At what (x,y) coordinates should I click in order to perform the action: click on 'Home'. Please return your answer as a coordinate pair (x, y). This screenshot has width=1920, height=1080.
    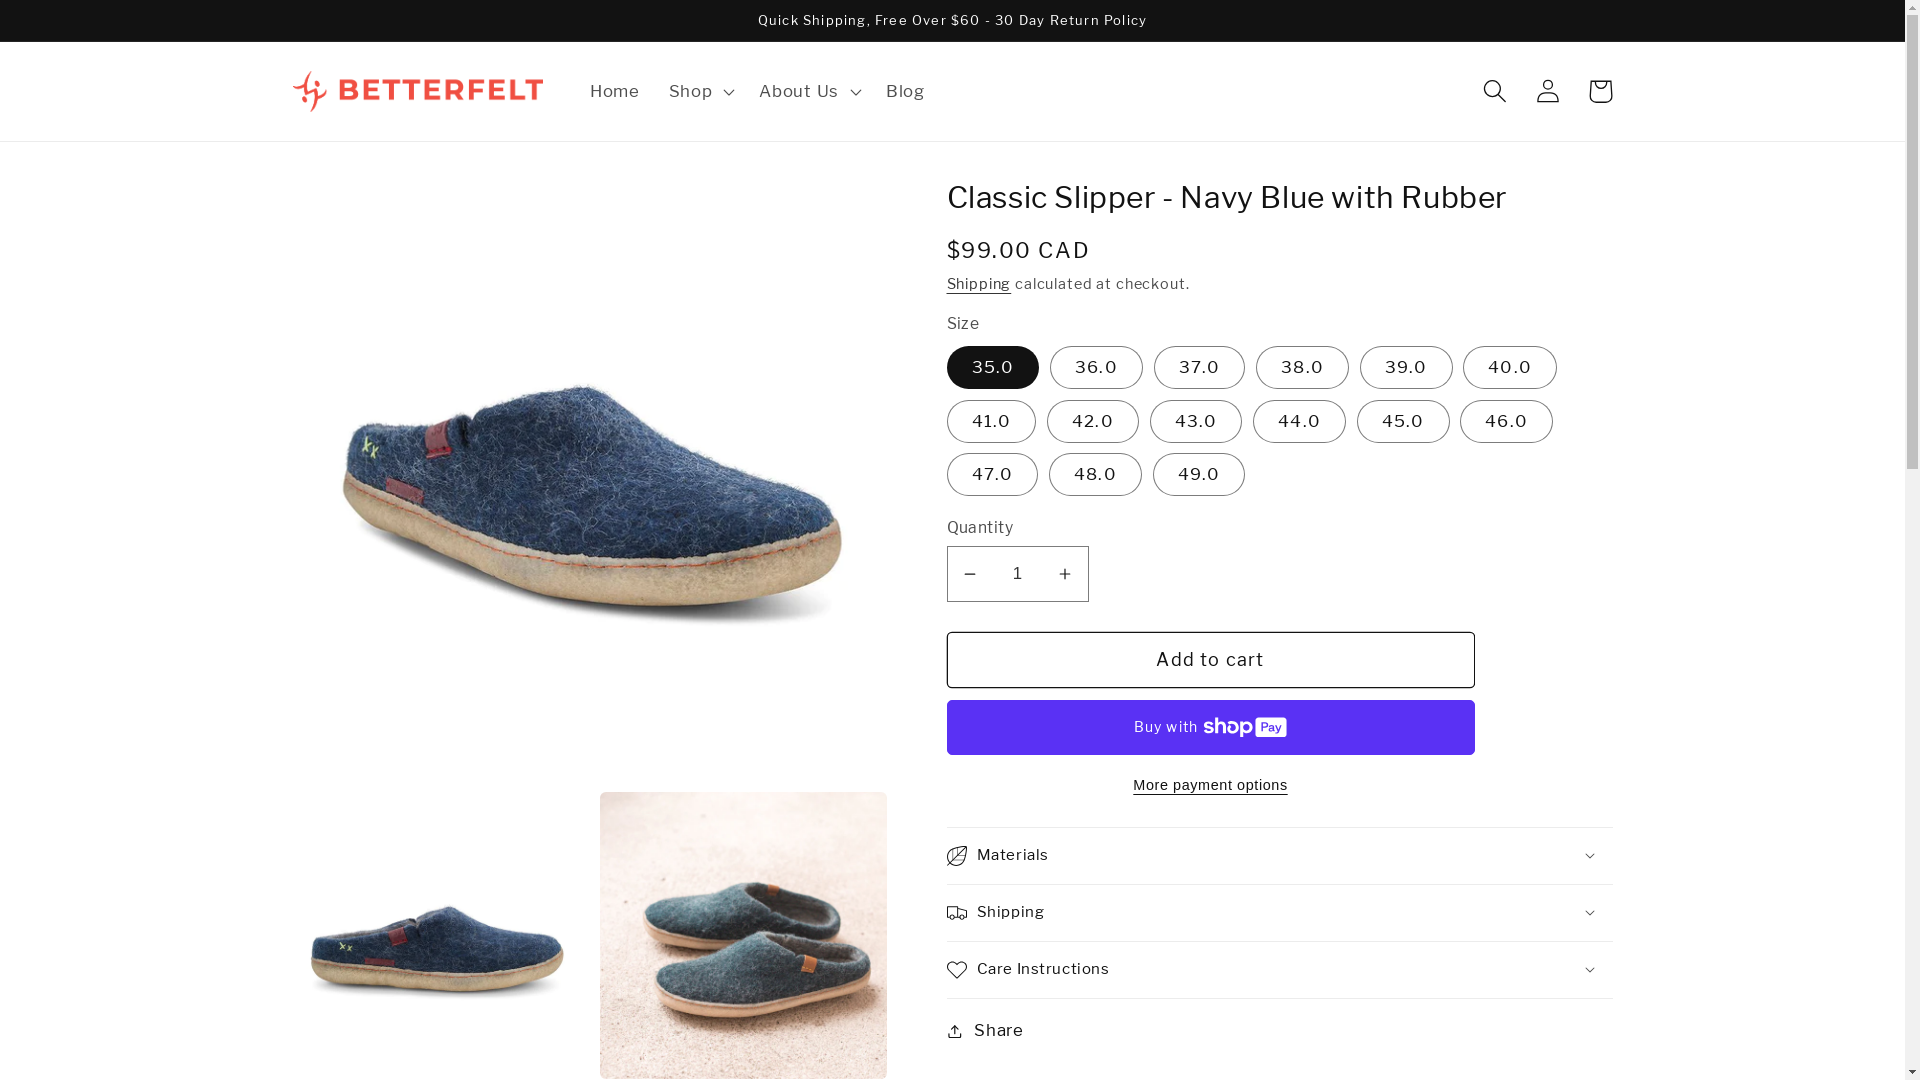
    Looking at the image, I should click on (614, 91).